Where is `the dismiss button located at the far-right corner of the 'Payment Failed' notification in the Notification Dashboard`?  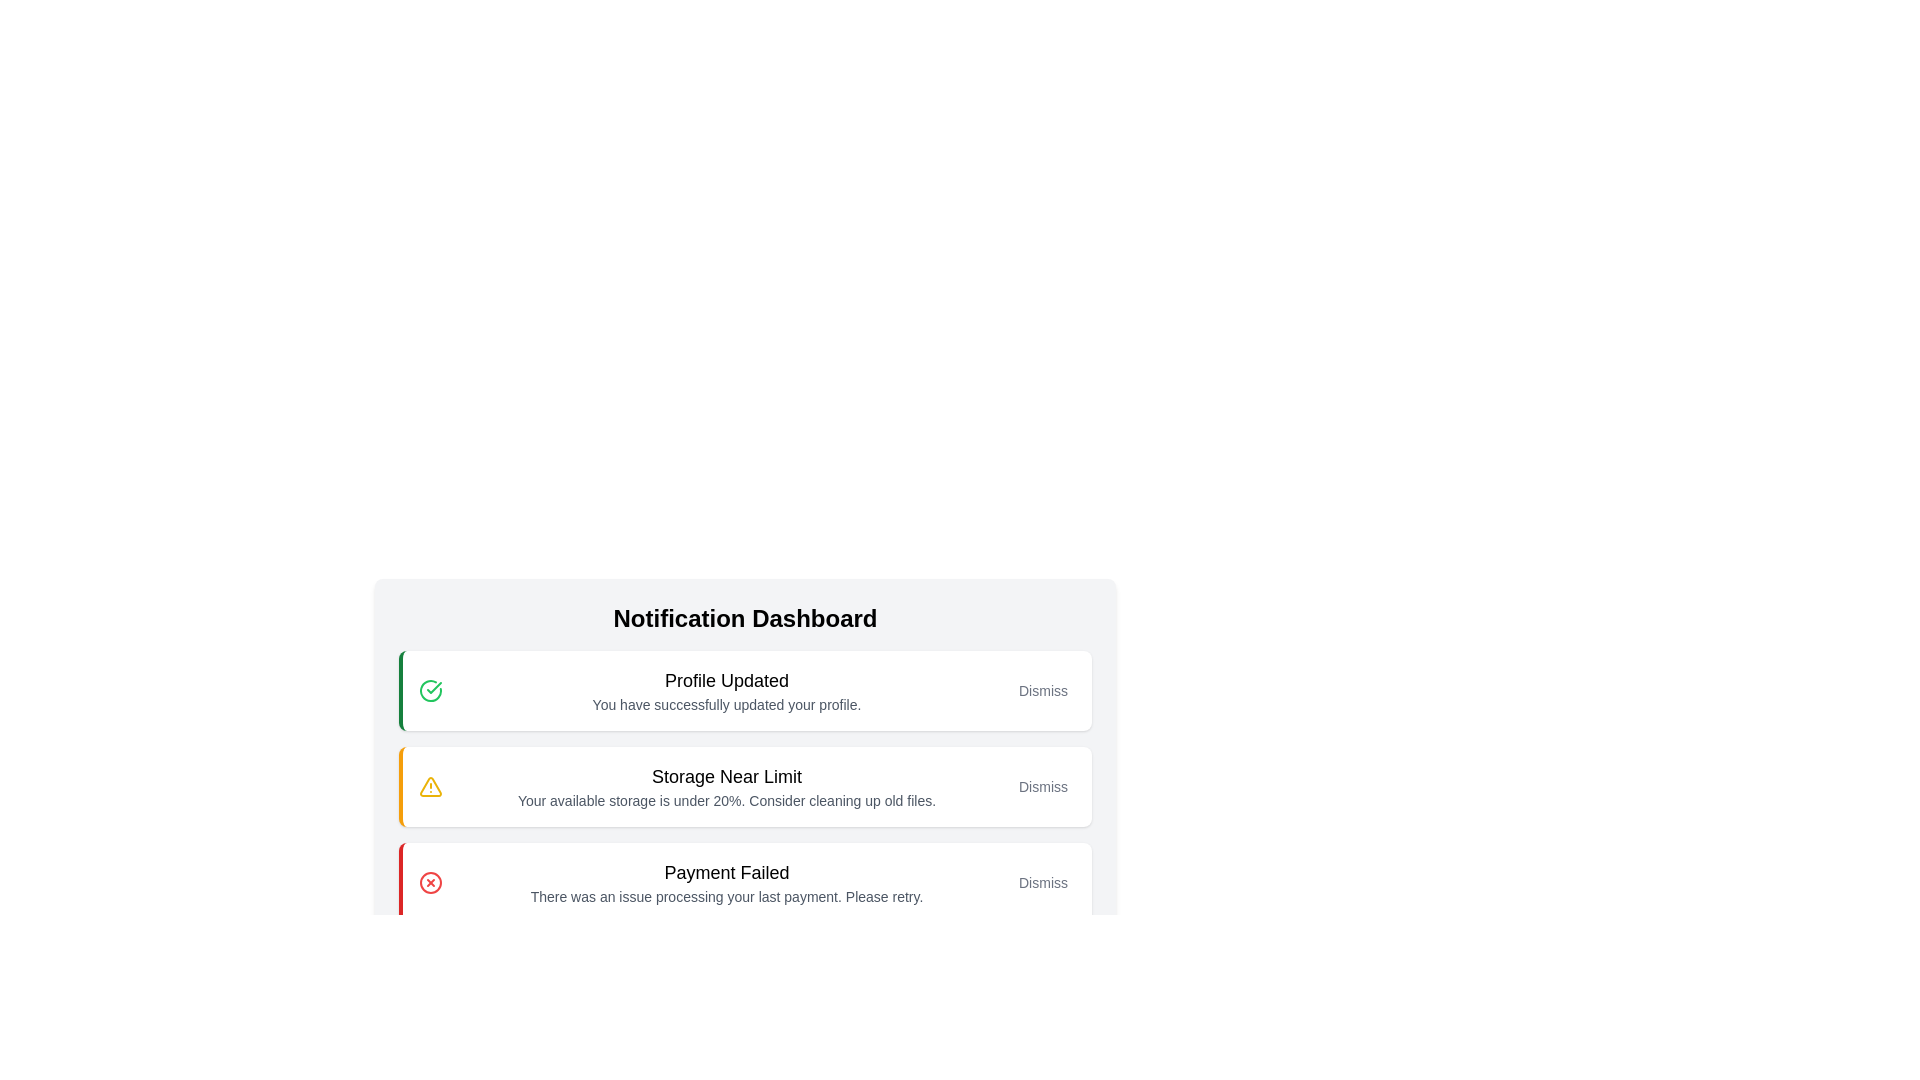
the dismiss button located at the far-right corner of the 'Payment Failed' notification in the Notification Dashboard is located at coordinates (1042, 882).